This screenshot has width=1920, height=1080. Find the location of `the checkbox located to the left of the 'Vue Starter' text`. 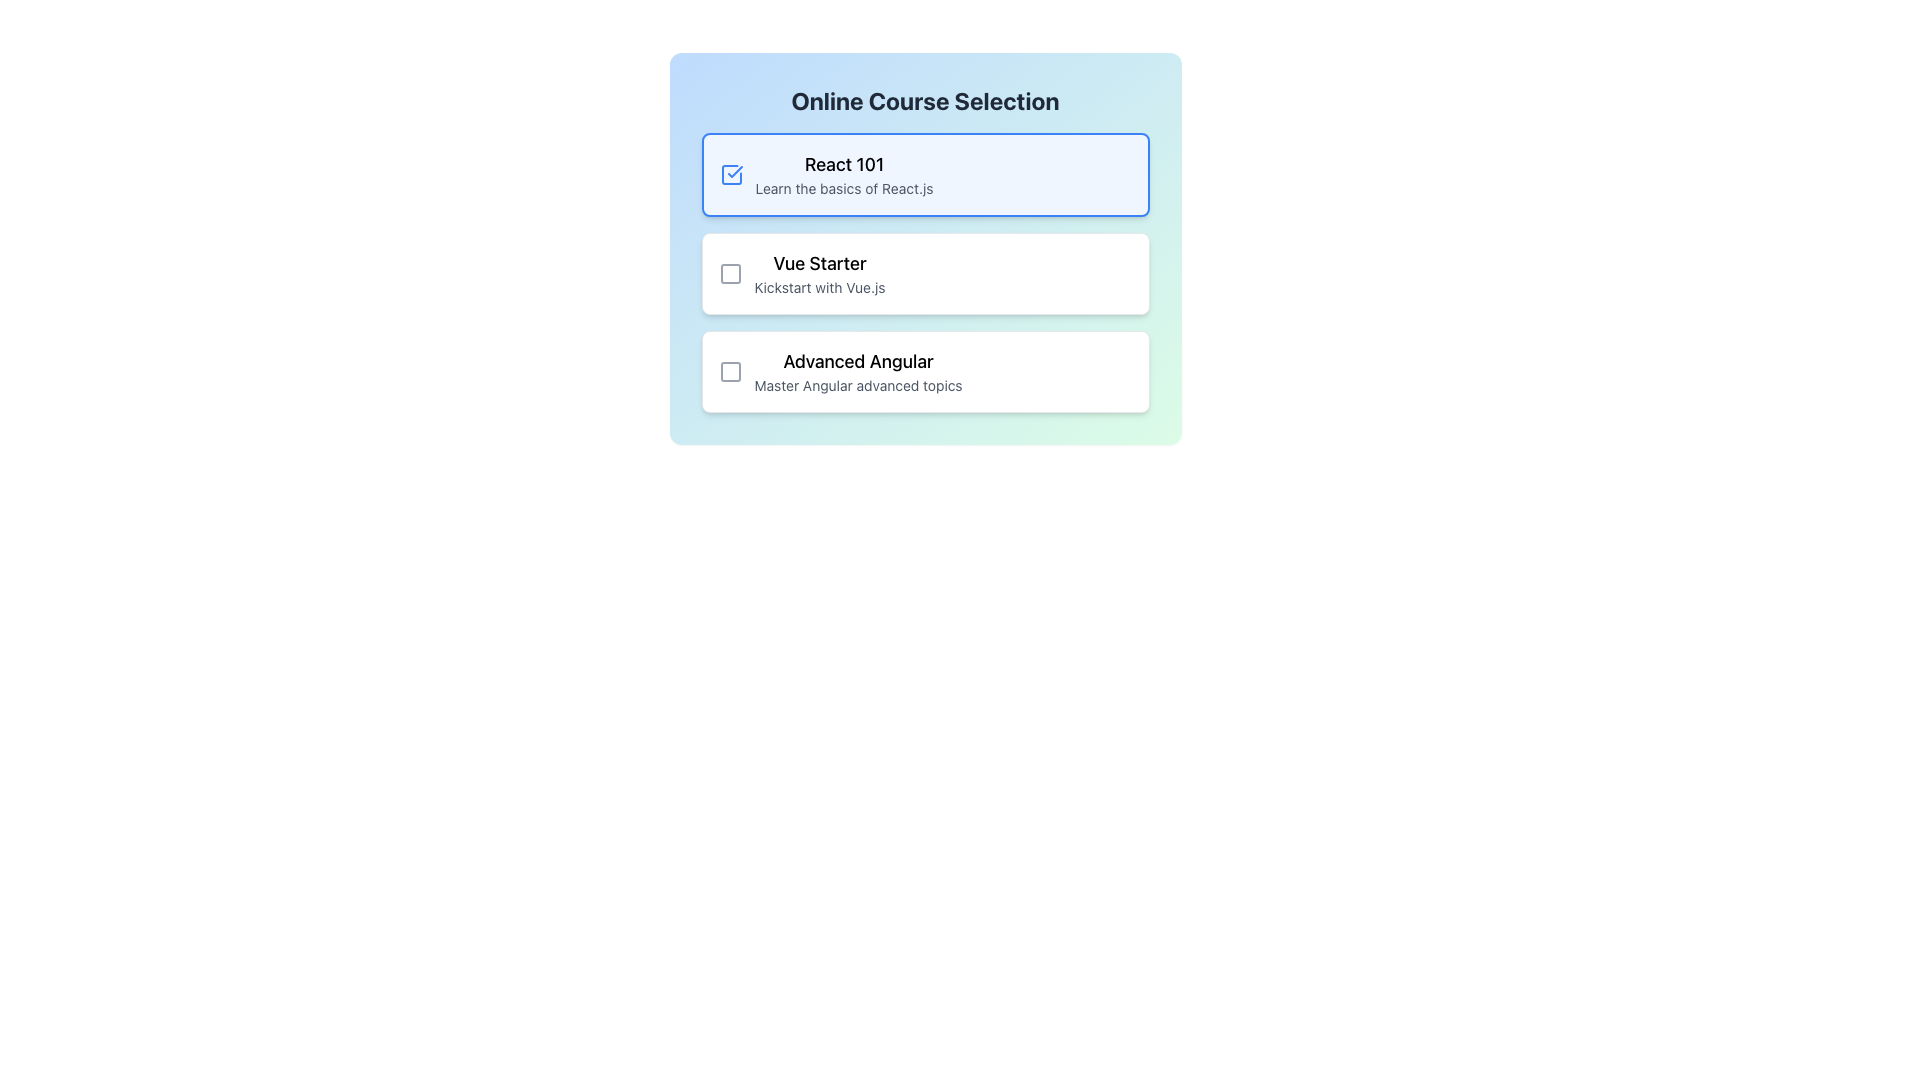

the checkbox located to the left of the 'Vue Starter' text is located at coordinates (729, 273).